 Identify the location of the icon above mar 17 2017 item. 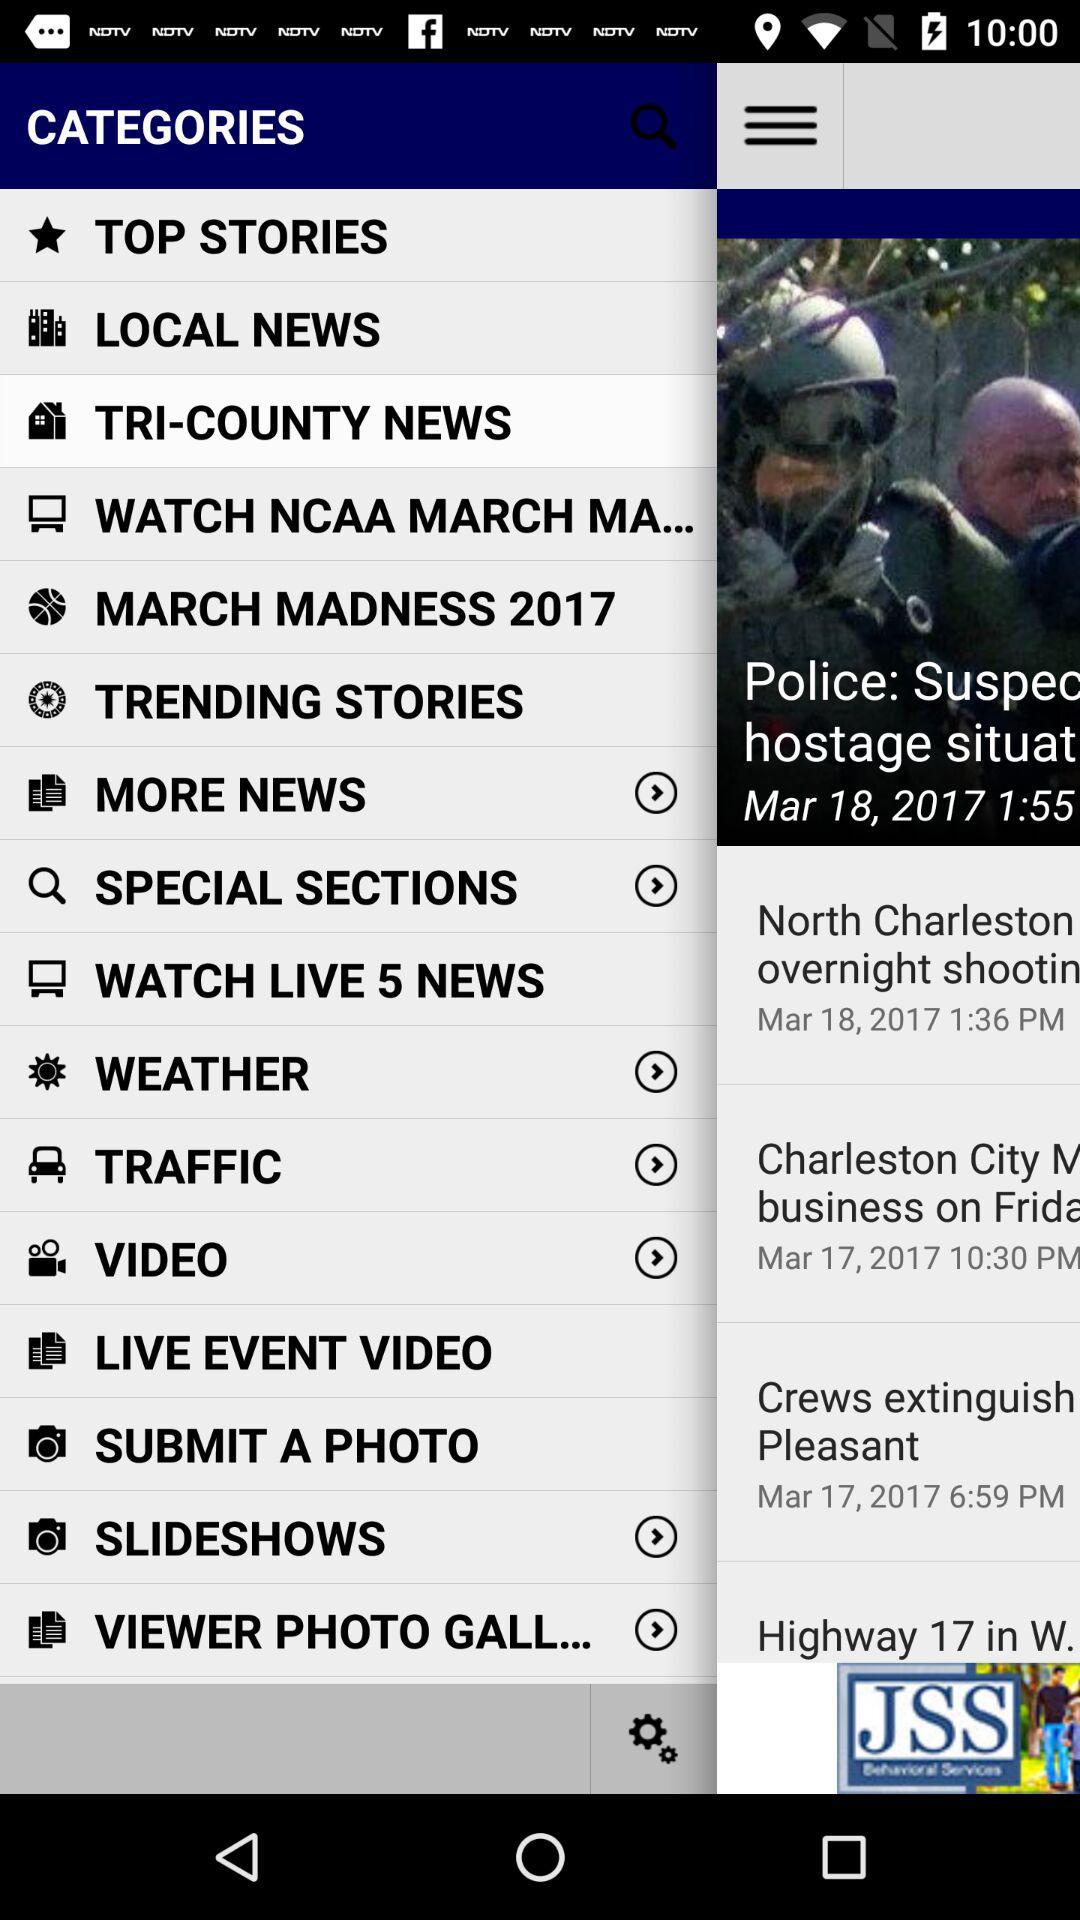
(918, 1181).